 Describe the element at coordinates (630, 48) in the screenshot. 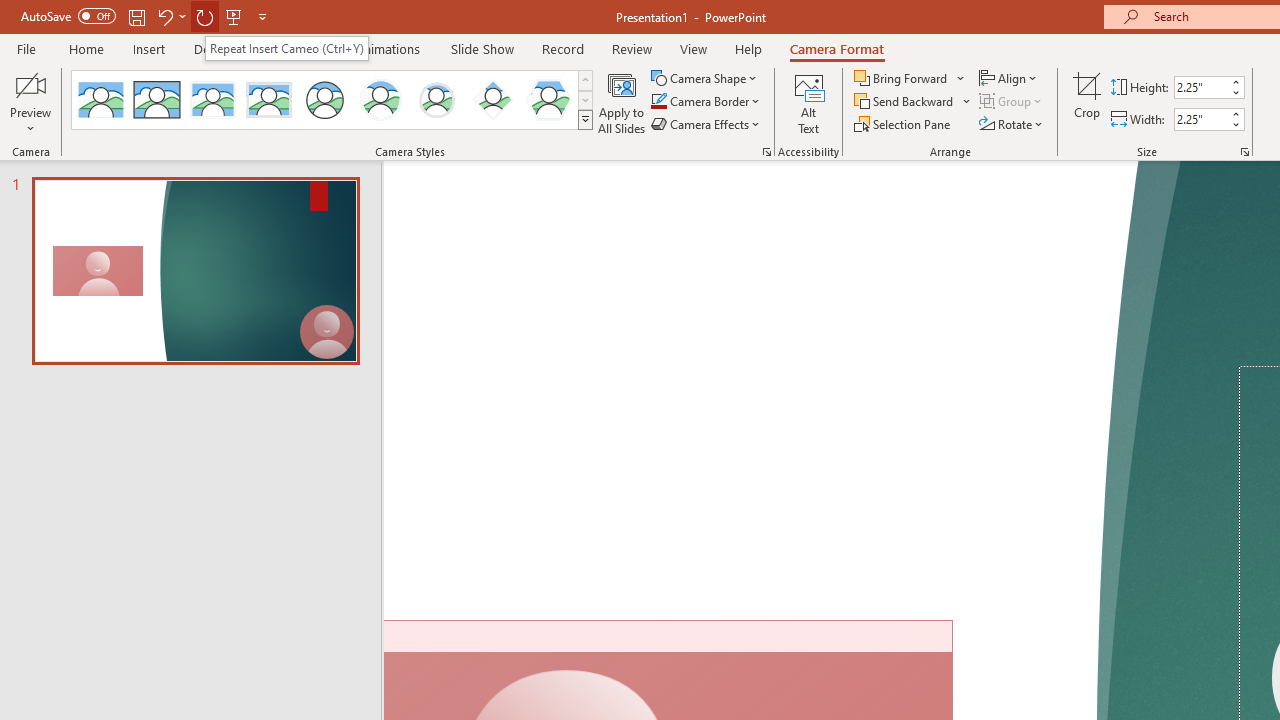

I see `'Review'` at that location.